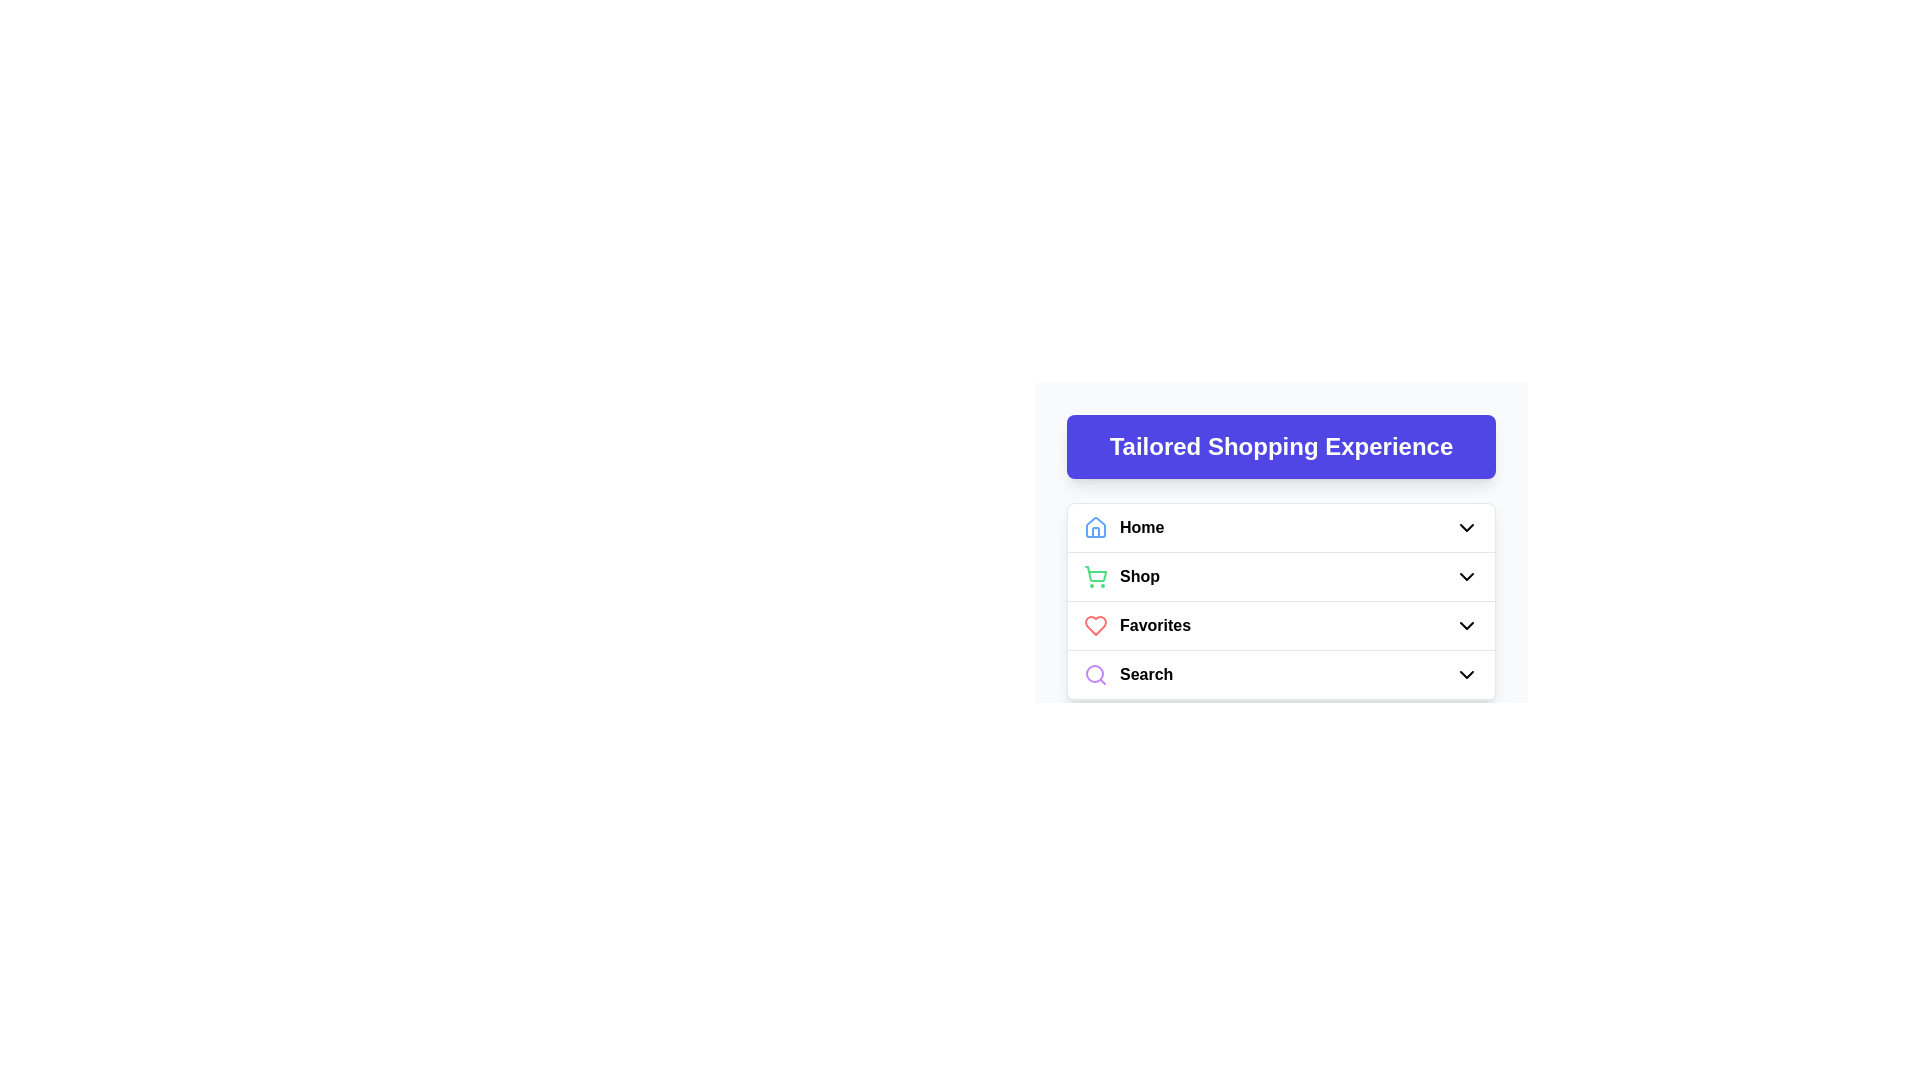  Describe the element at coordinates (1094, 624) in the screenshot. I see `the heart icon indicating the 'Favorites' section in the navigation menu, located to the left of the 'Favorites' label` at that location.